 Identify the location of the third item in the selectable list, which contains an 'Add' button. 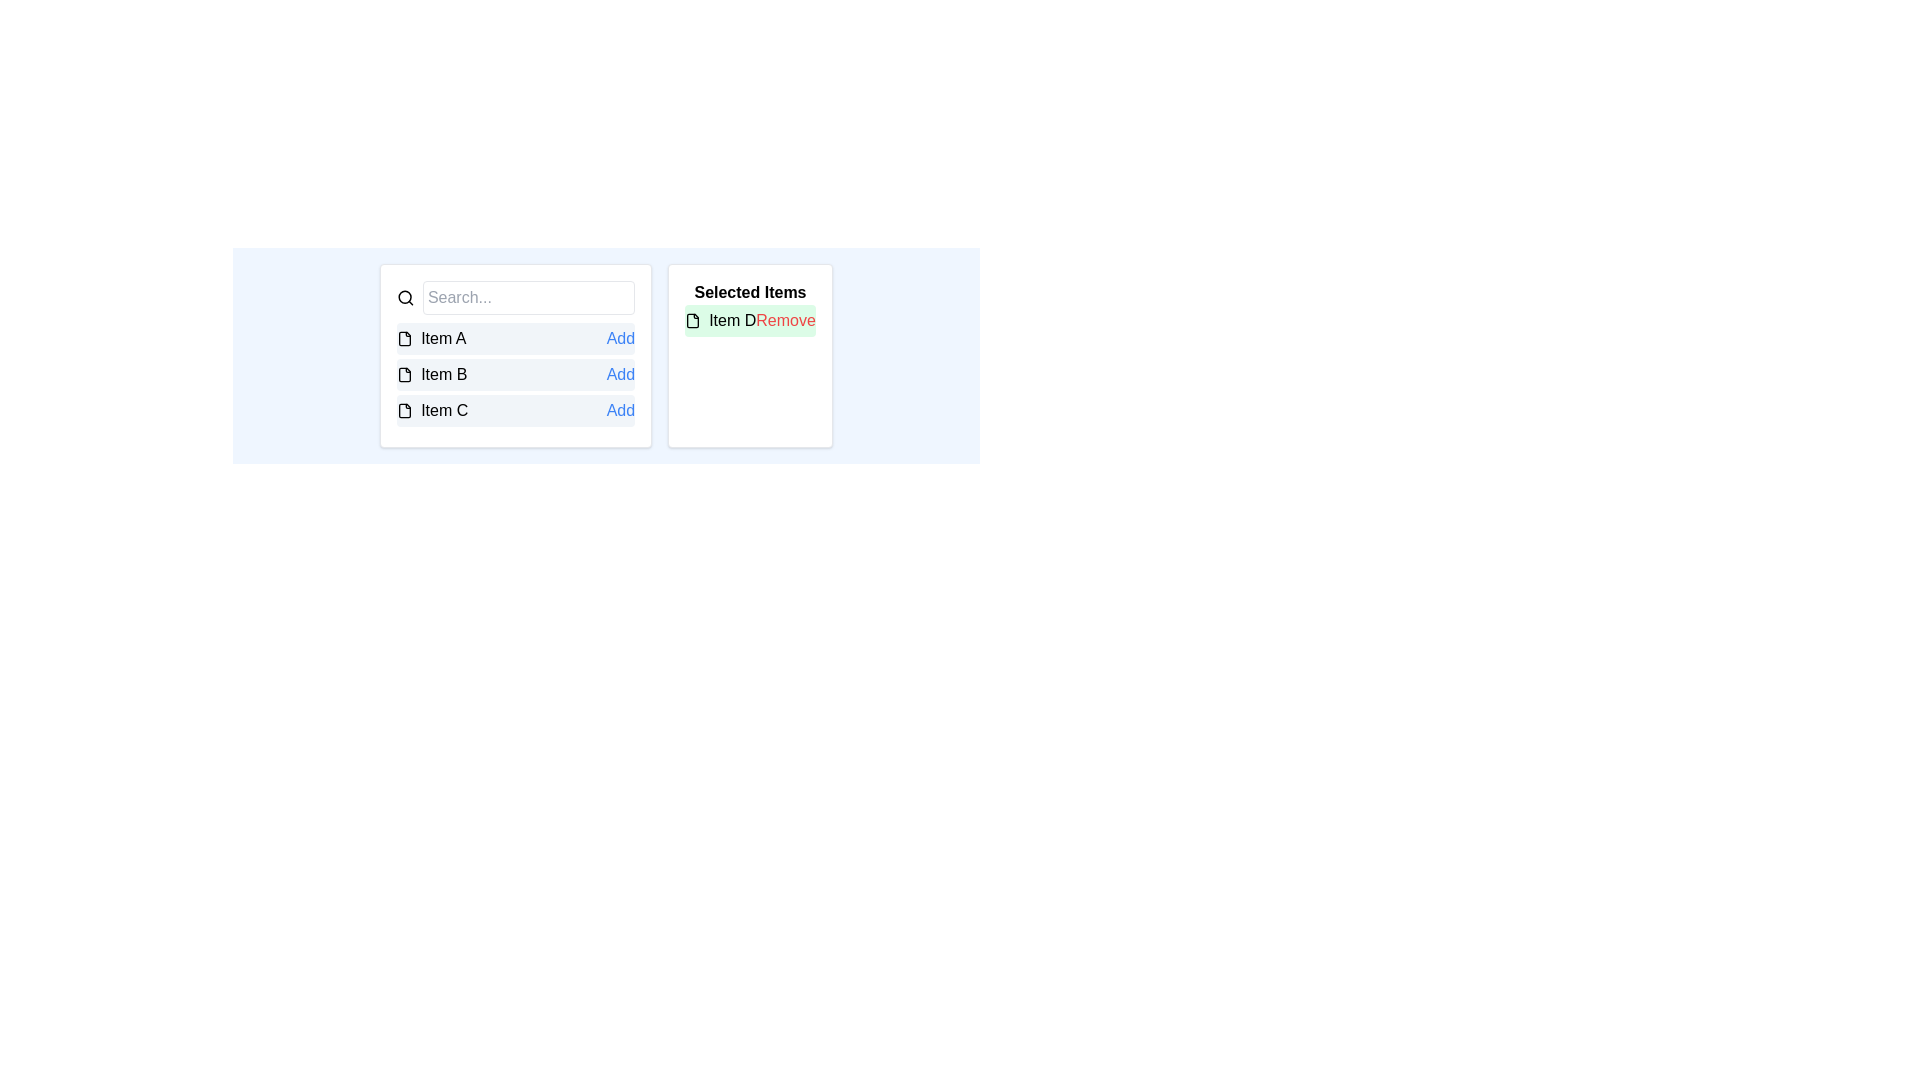
(516, 410).